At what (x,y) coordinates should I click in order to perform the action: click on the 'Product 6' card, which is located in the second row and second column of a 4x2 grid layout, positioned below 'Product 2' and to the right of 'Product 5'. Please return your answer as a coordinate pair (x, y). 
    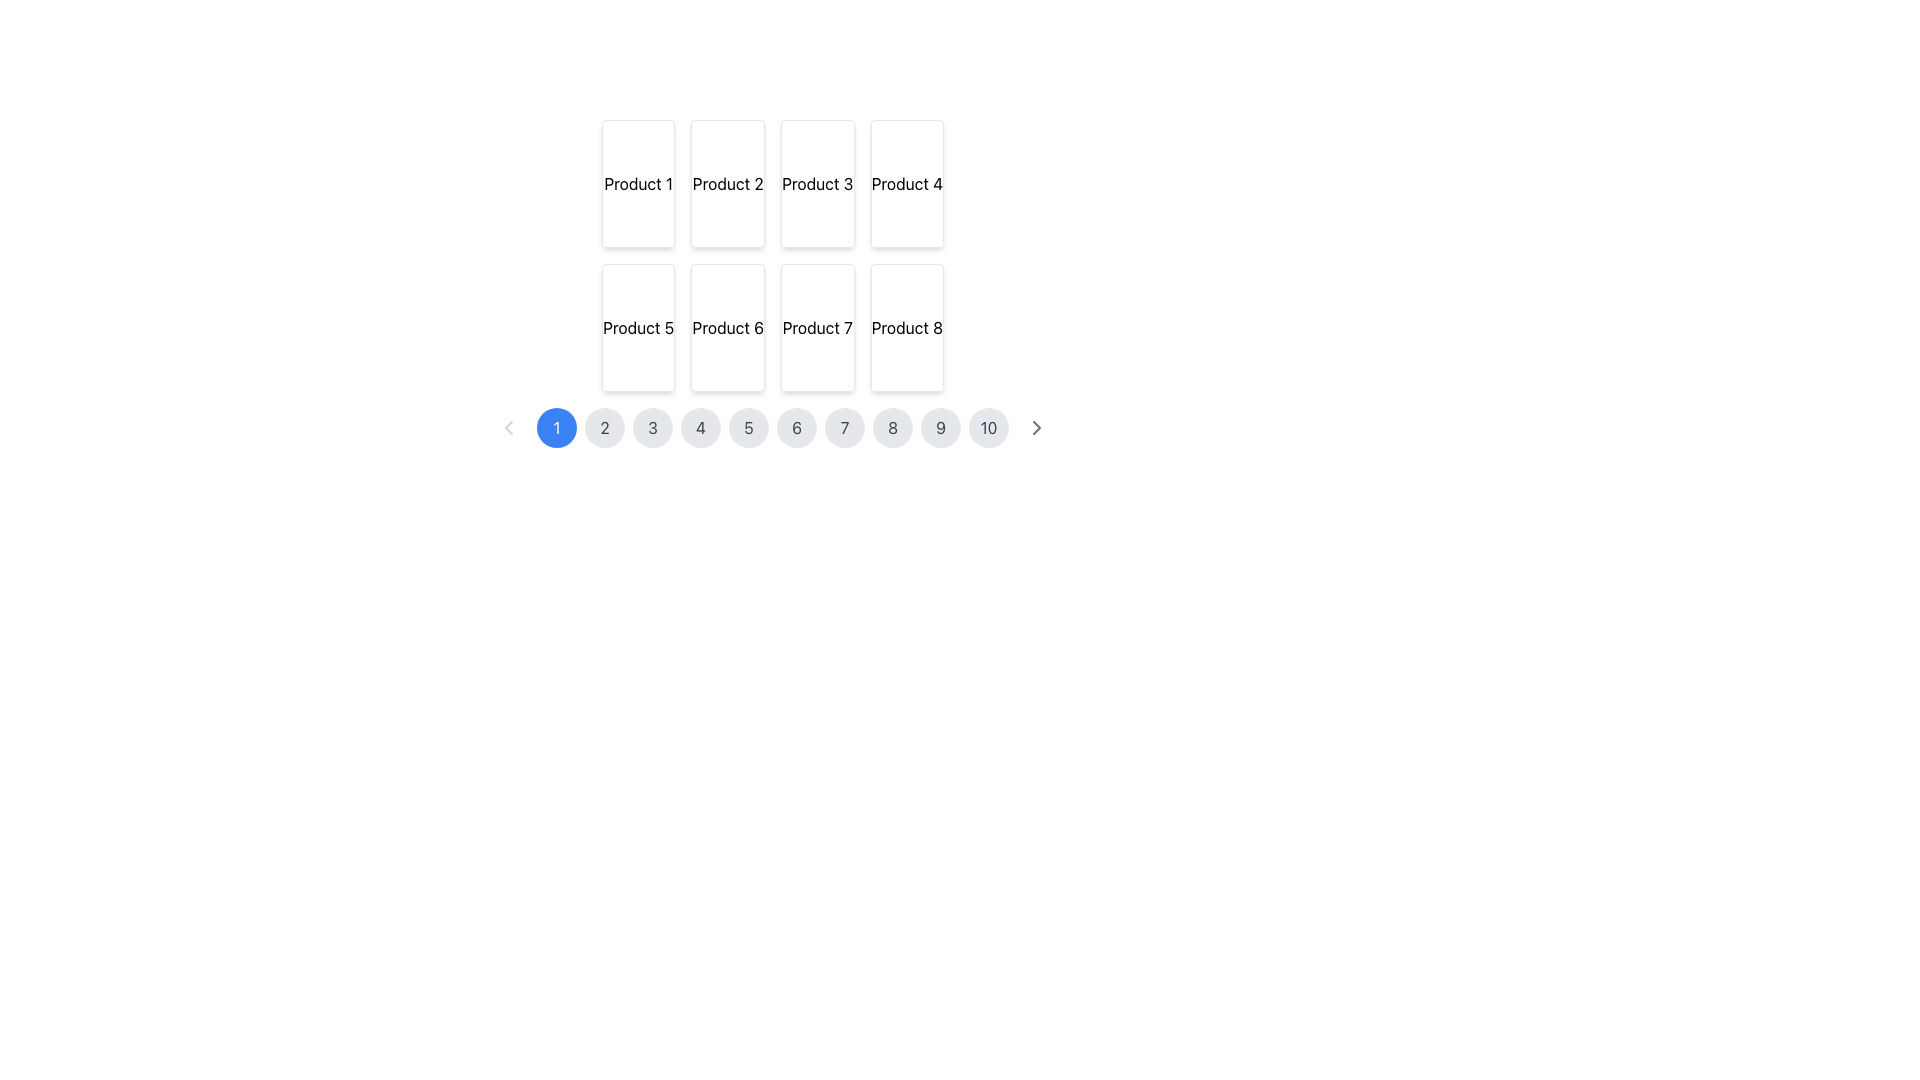
    Looking at the image, I should click on (727, 326).